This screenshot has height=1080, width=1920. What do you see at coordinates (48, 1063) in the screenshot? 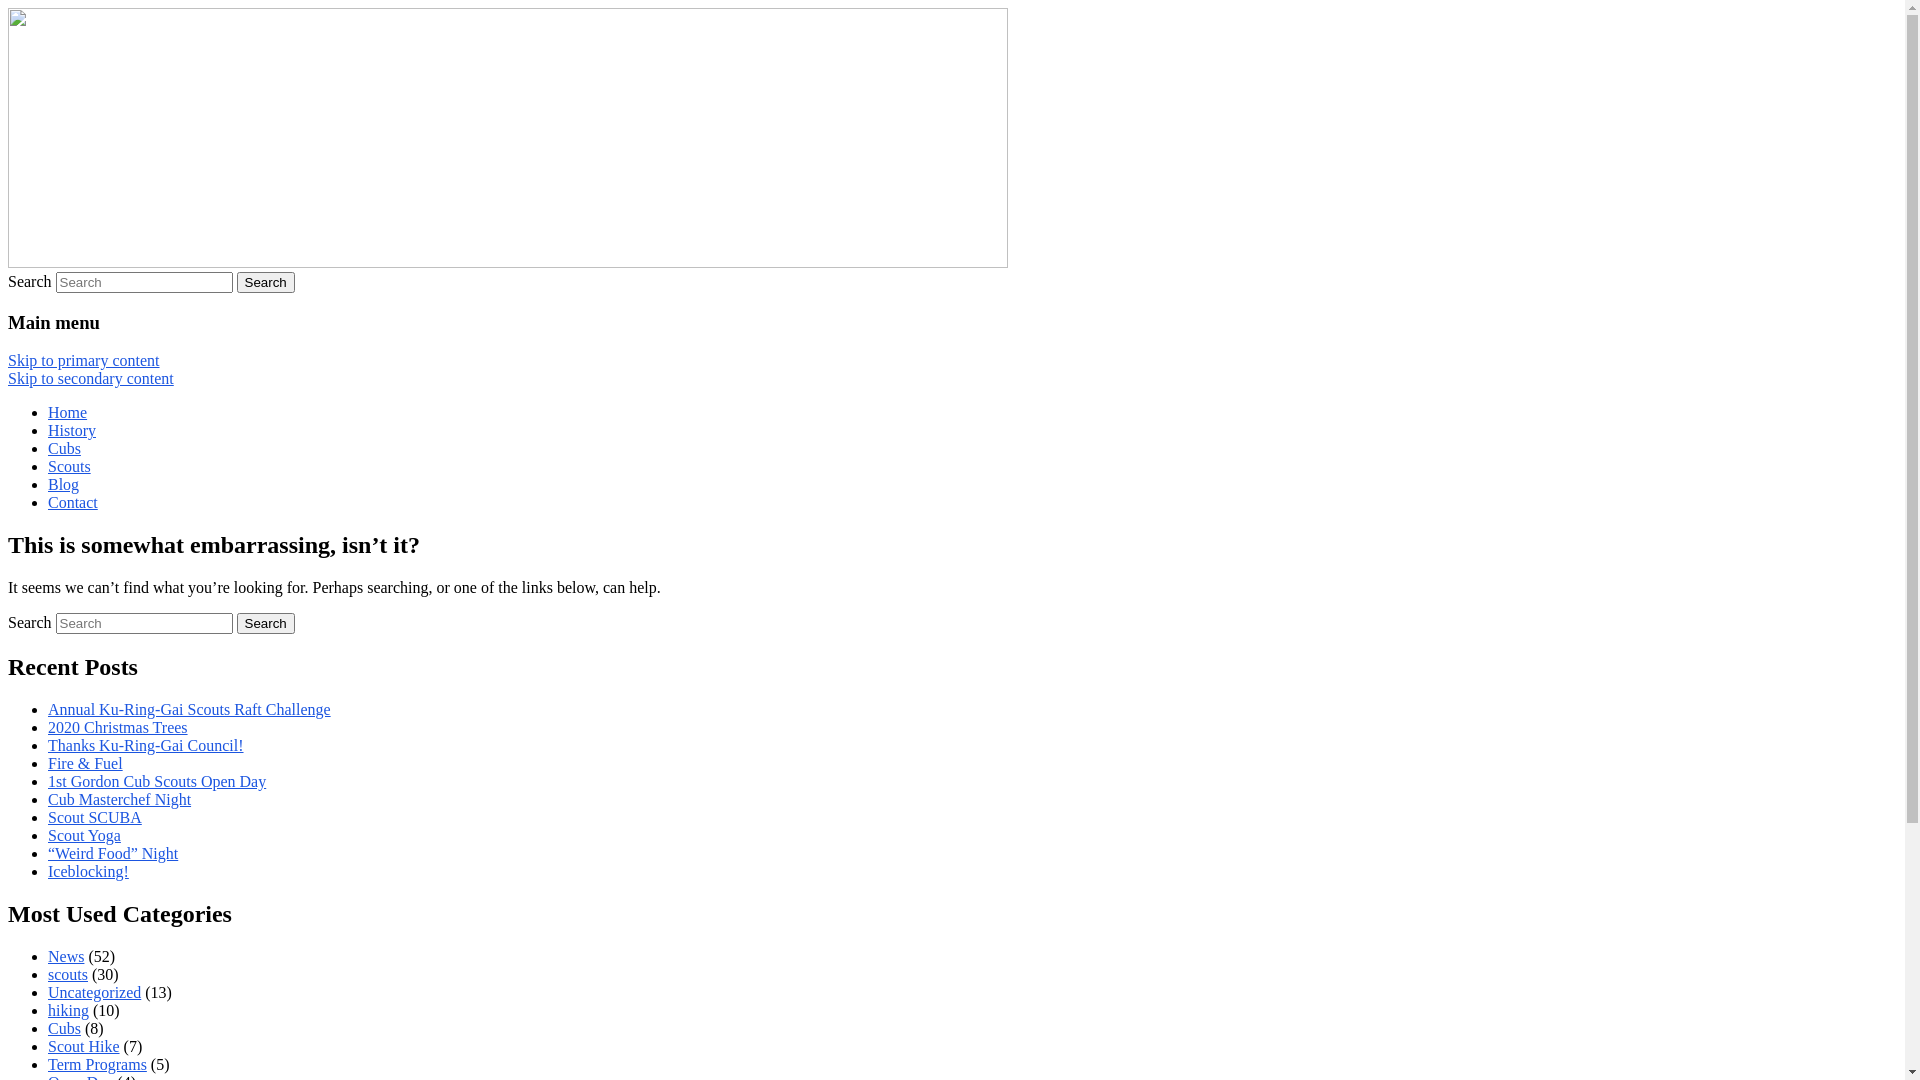
I see `'Term Programs'` at bounding box center [48, 1063].